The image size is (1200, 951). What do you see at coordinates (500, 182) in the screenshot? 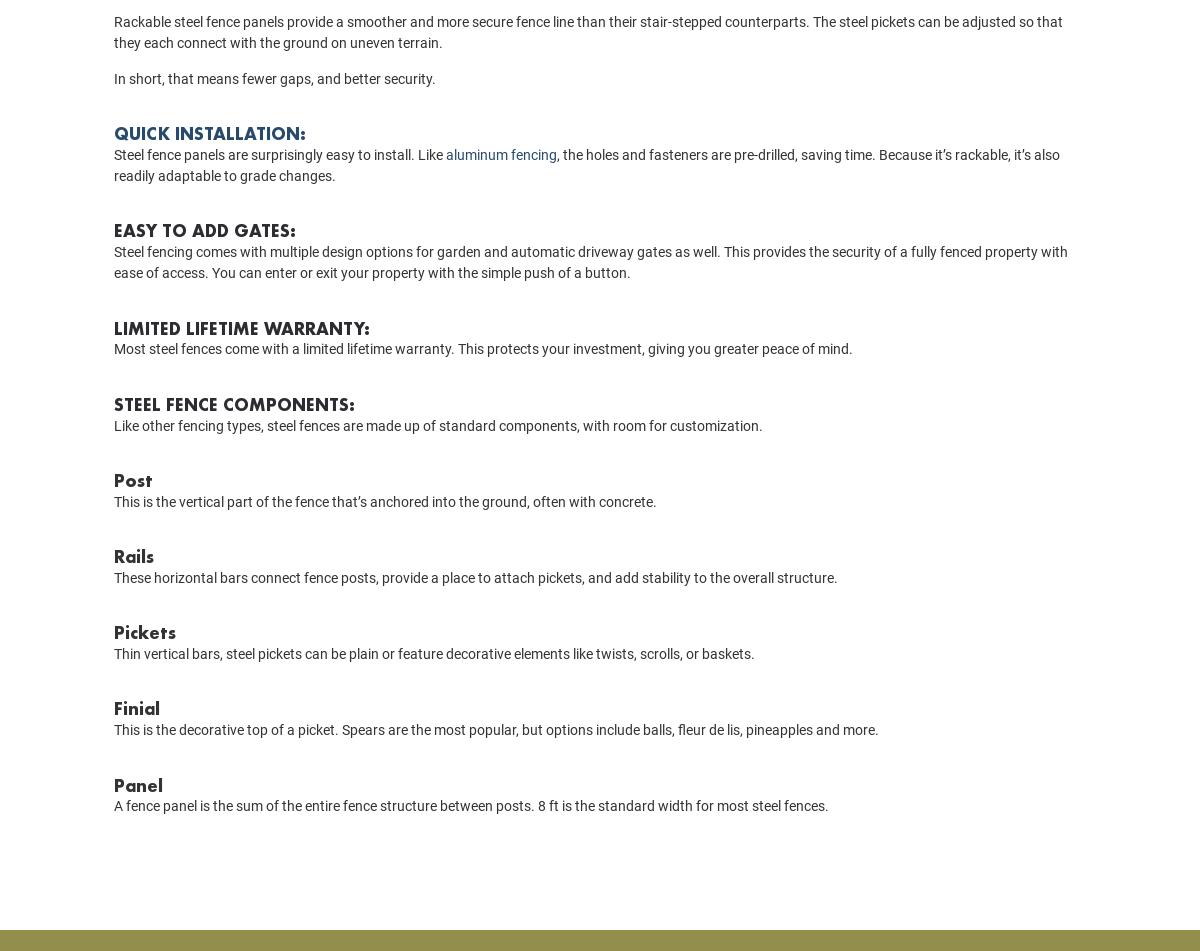
I see `'aluminum fencing'` at bounding box center [500, 182].